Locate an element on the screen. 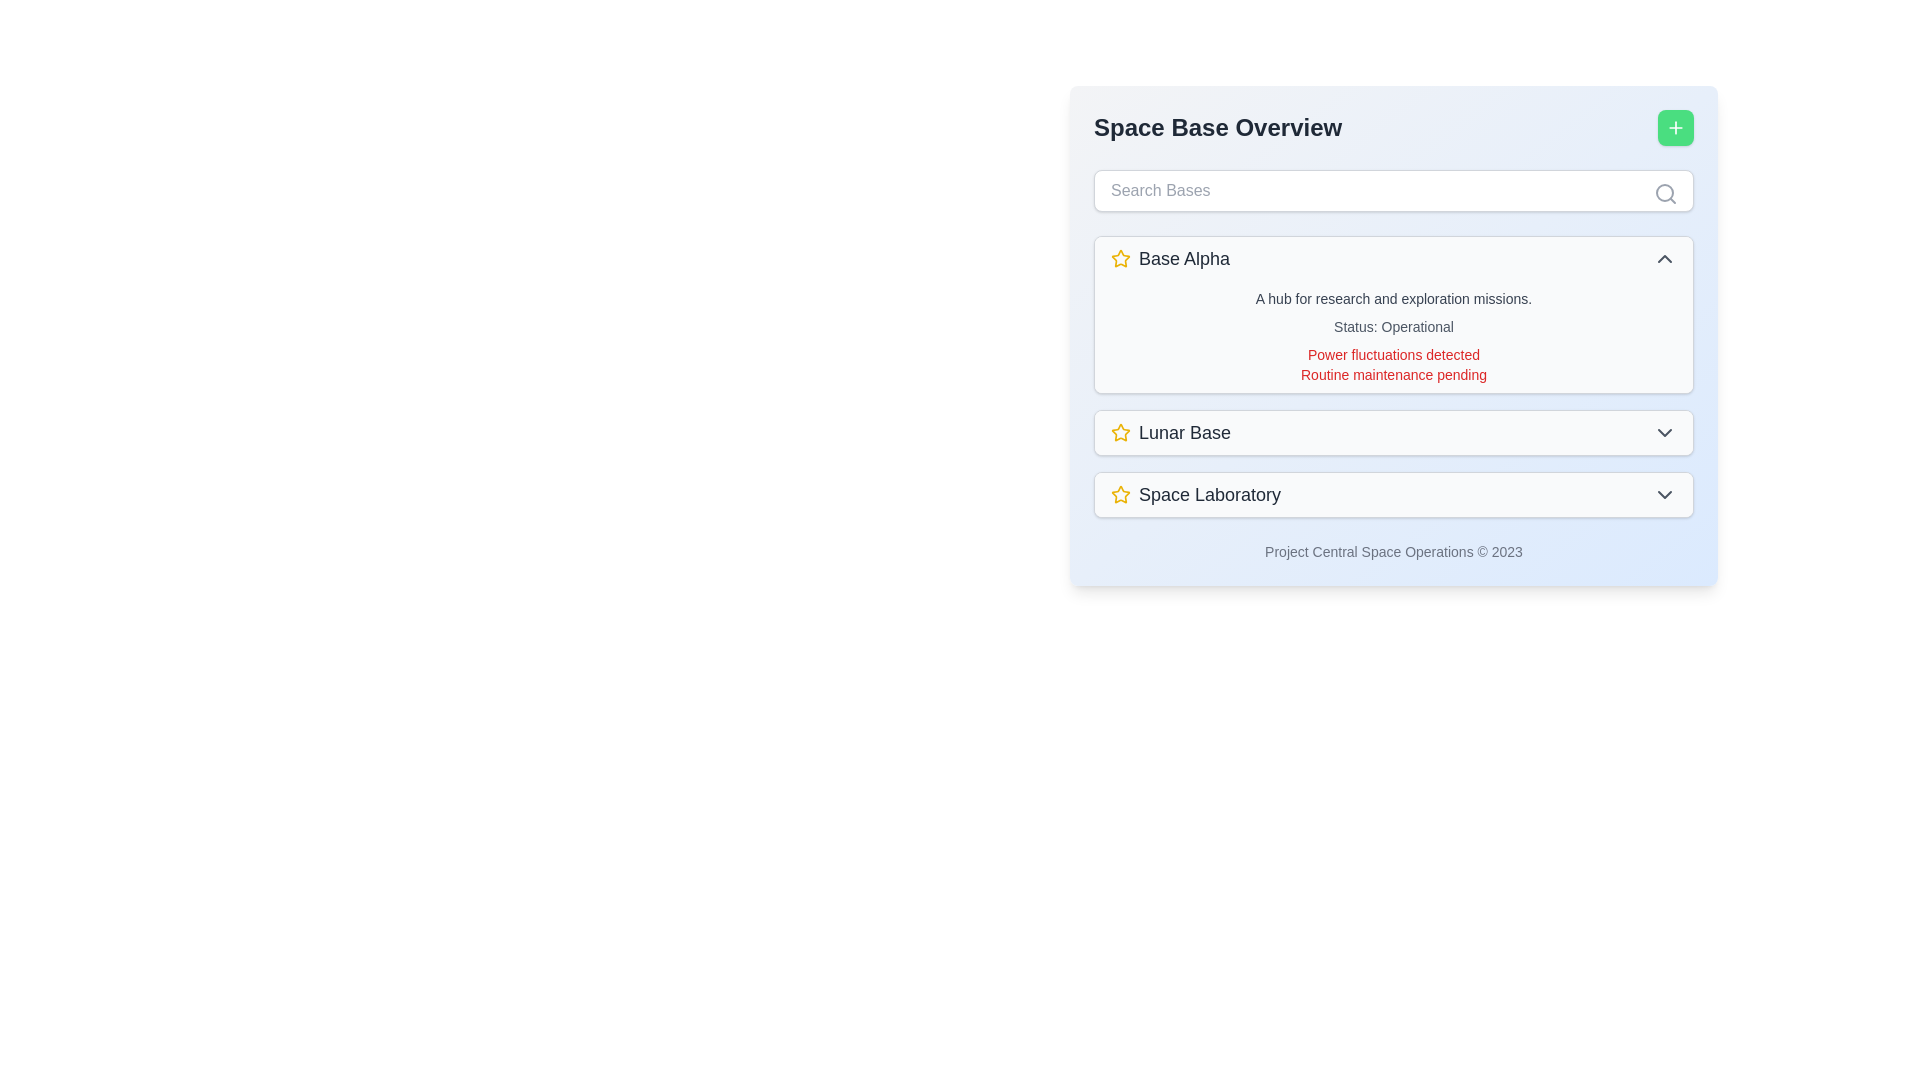 The width and height of the screenshot is (1920, 1080). the green button with a white plus icon located in the top-right corner of the 'Space Base Overview' panel to prepare for keyboard interaction is located at coordinates (1675, 127).